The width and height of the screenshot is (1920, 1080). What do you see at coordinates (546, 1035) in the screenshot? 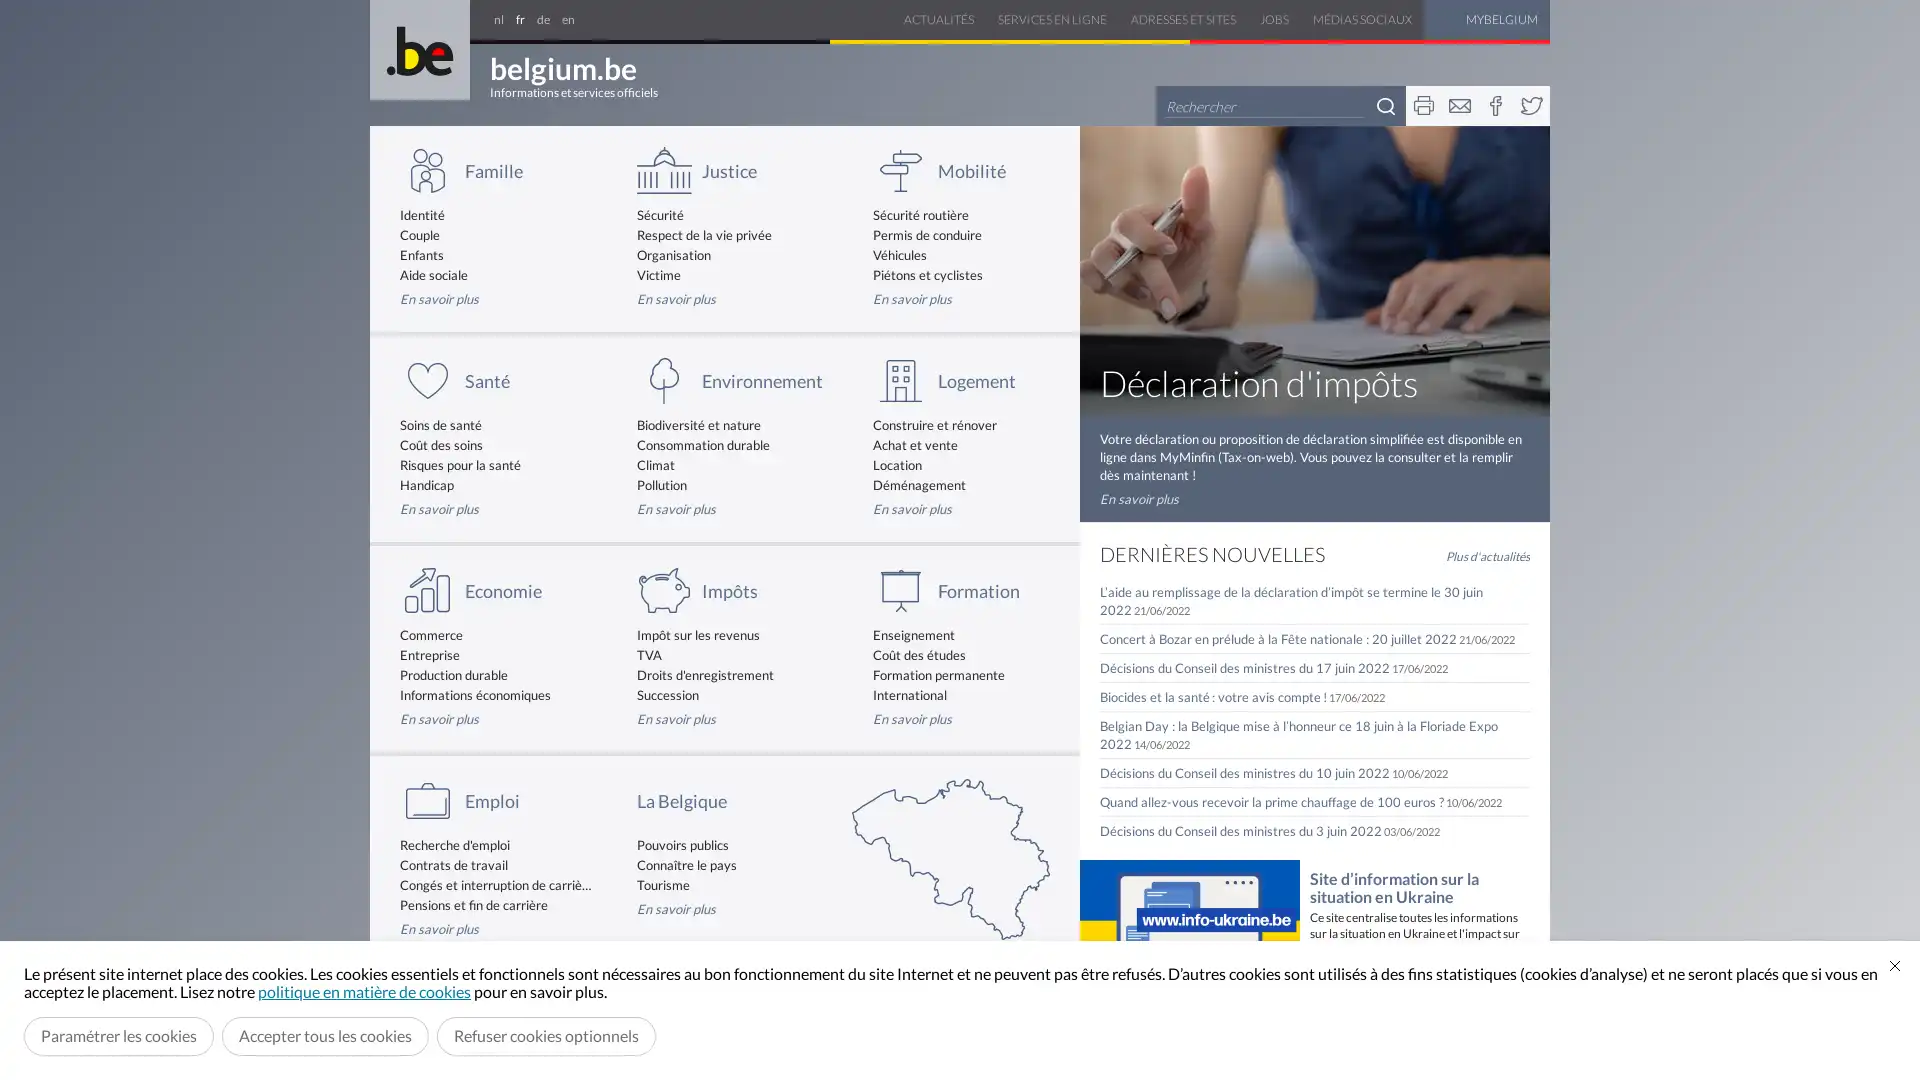
I see `Refuser cookies optionnels` at bounding box center [546, 1035].